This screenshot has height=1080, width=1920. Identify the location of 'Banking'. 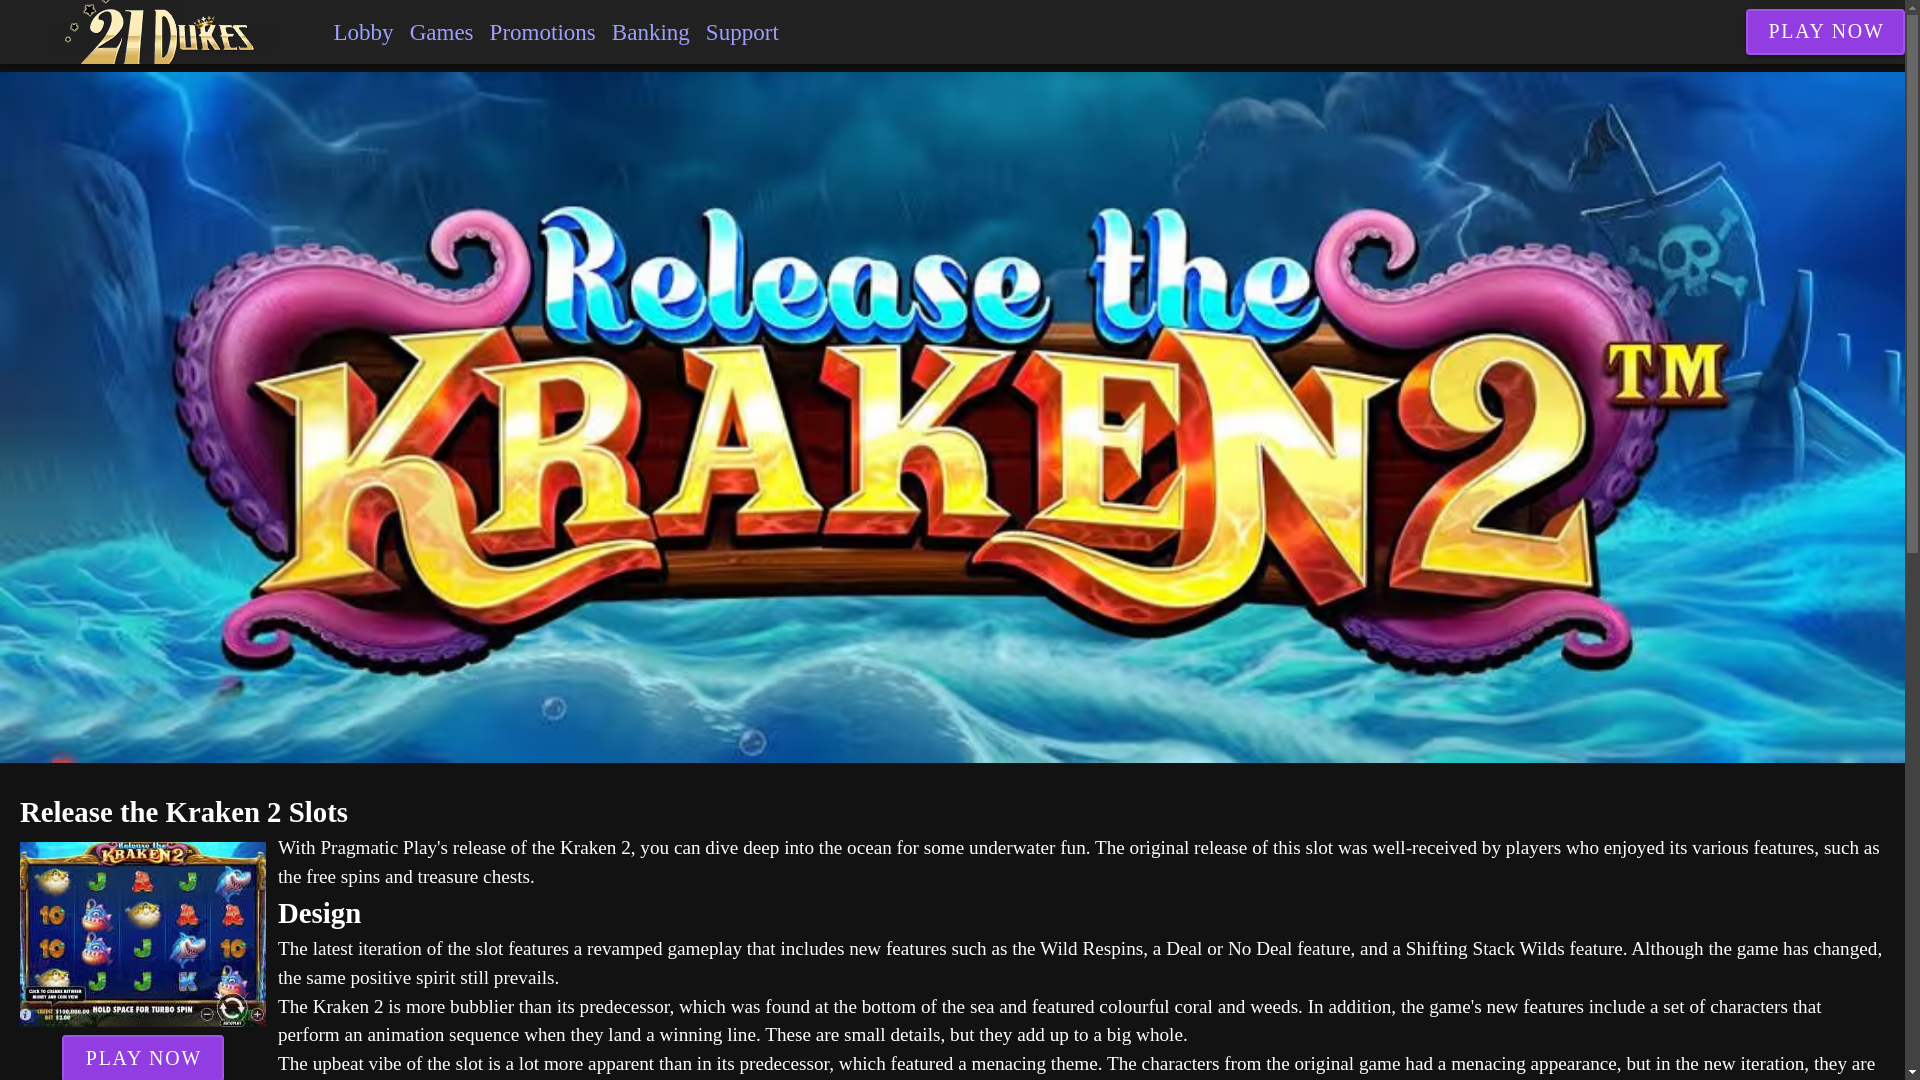
(651, 31).